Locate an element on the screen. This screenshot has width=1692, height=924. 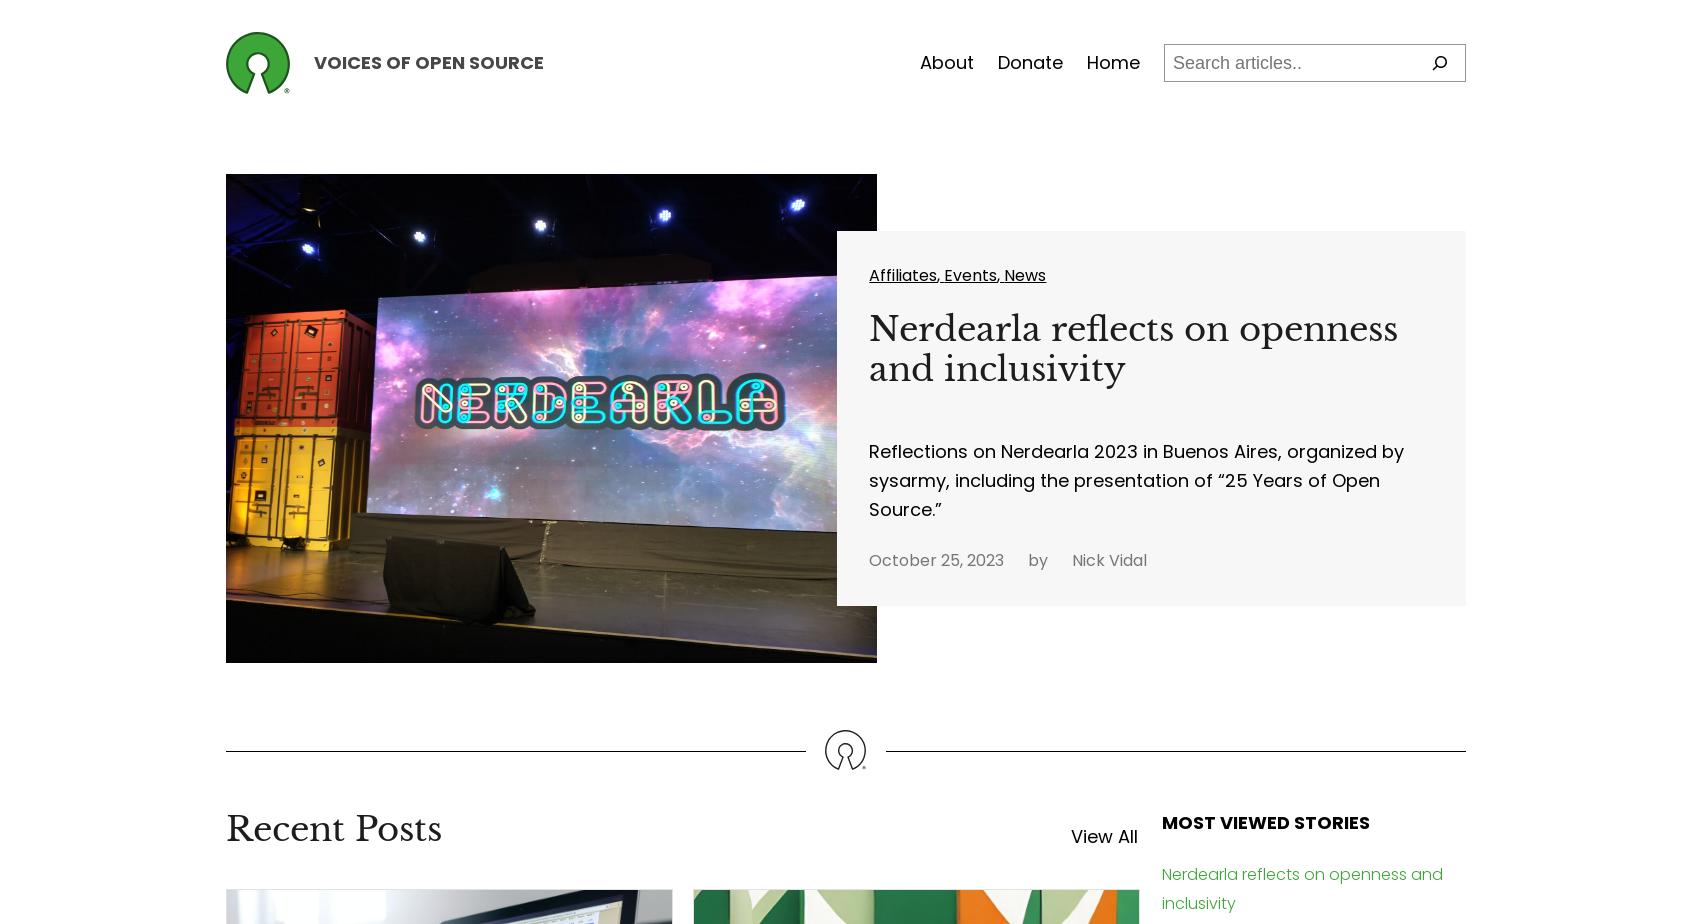
'by' is located at coordinates (1037, 560).